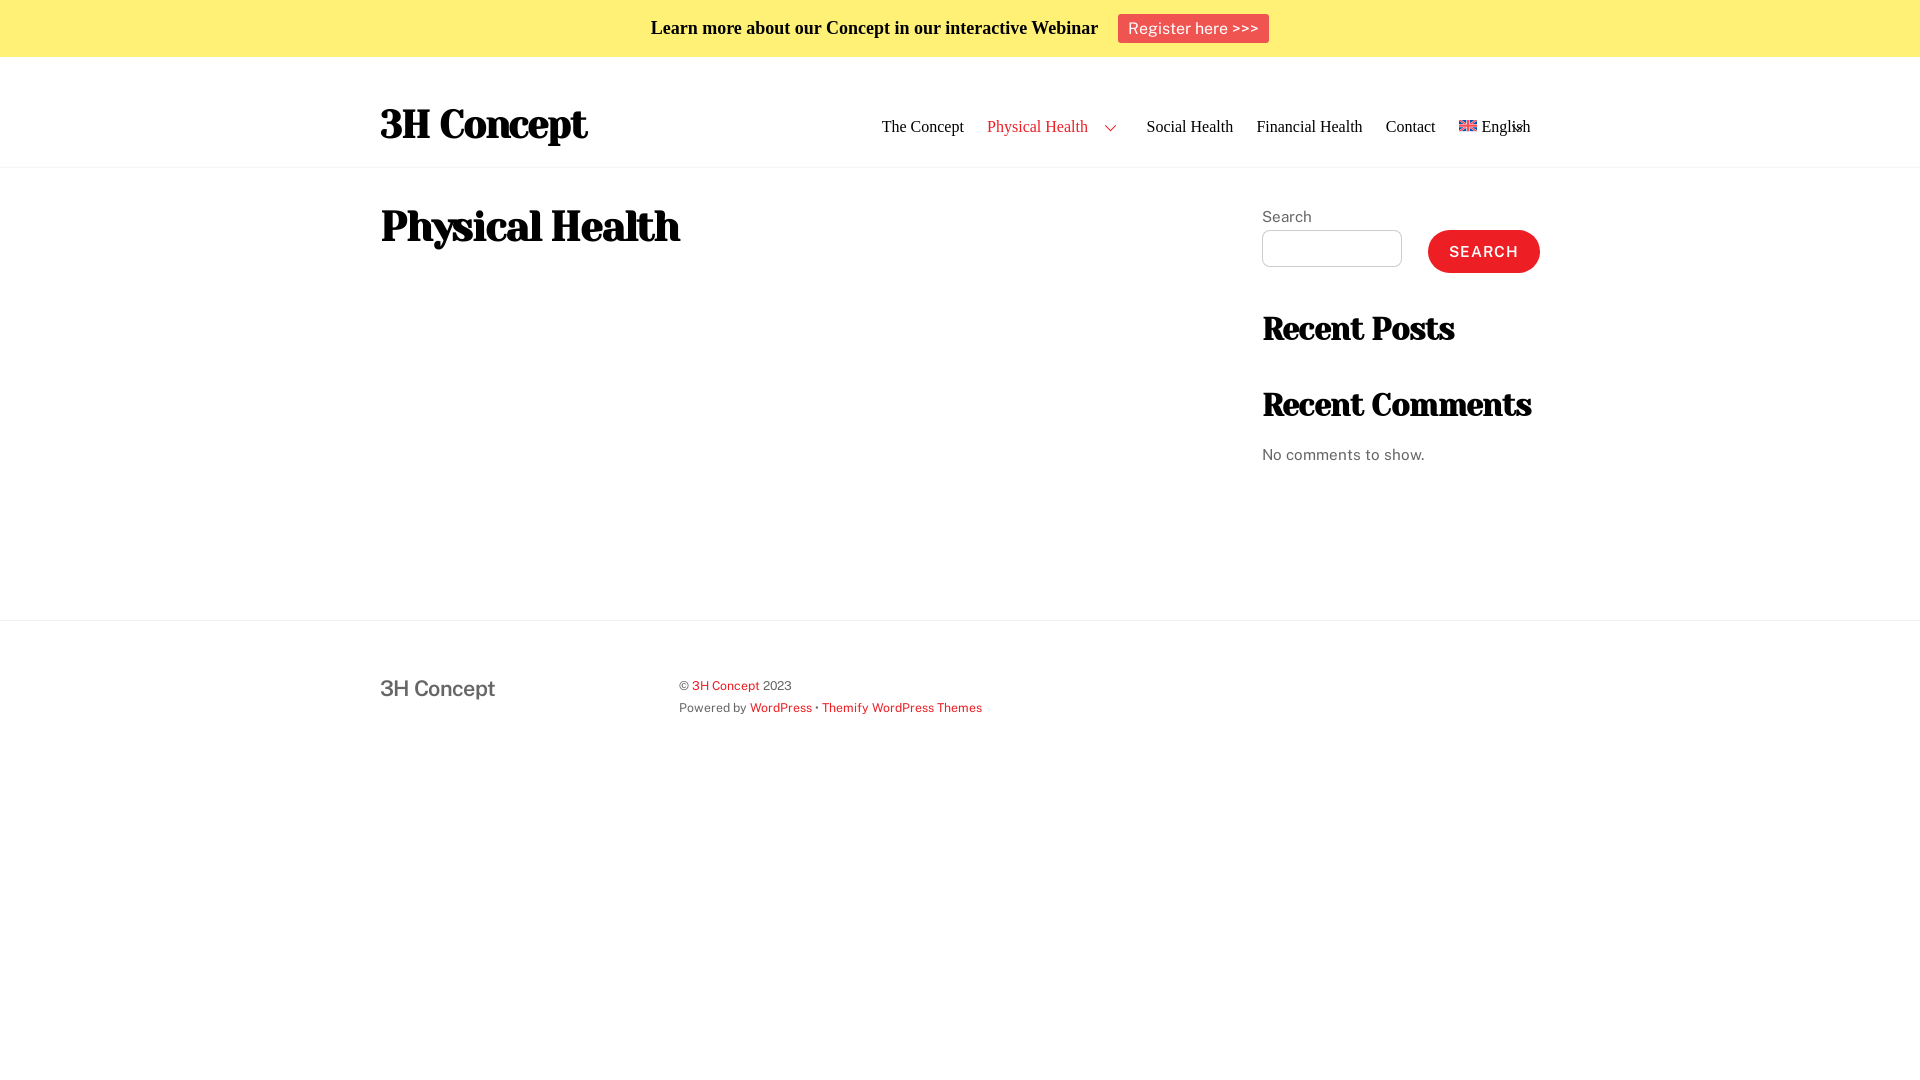 This screenshot has width=1920, height=1080. I want to click on 'Contact', so click(1409, 127).